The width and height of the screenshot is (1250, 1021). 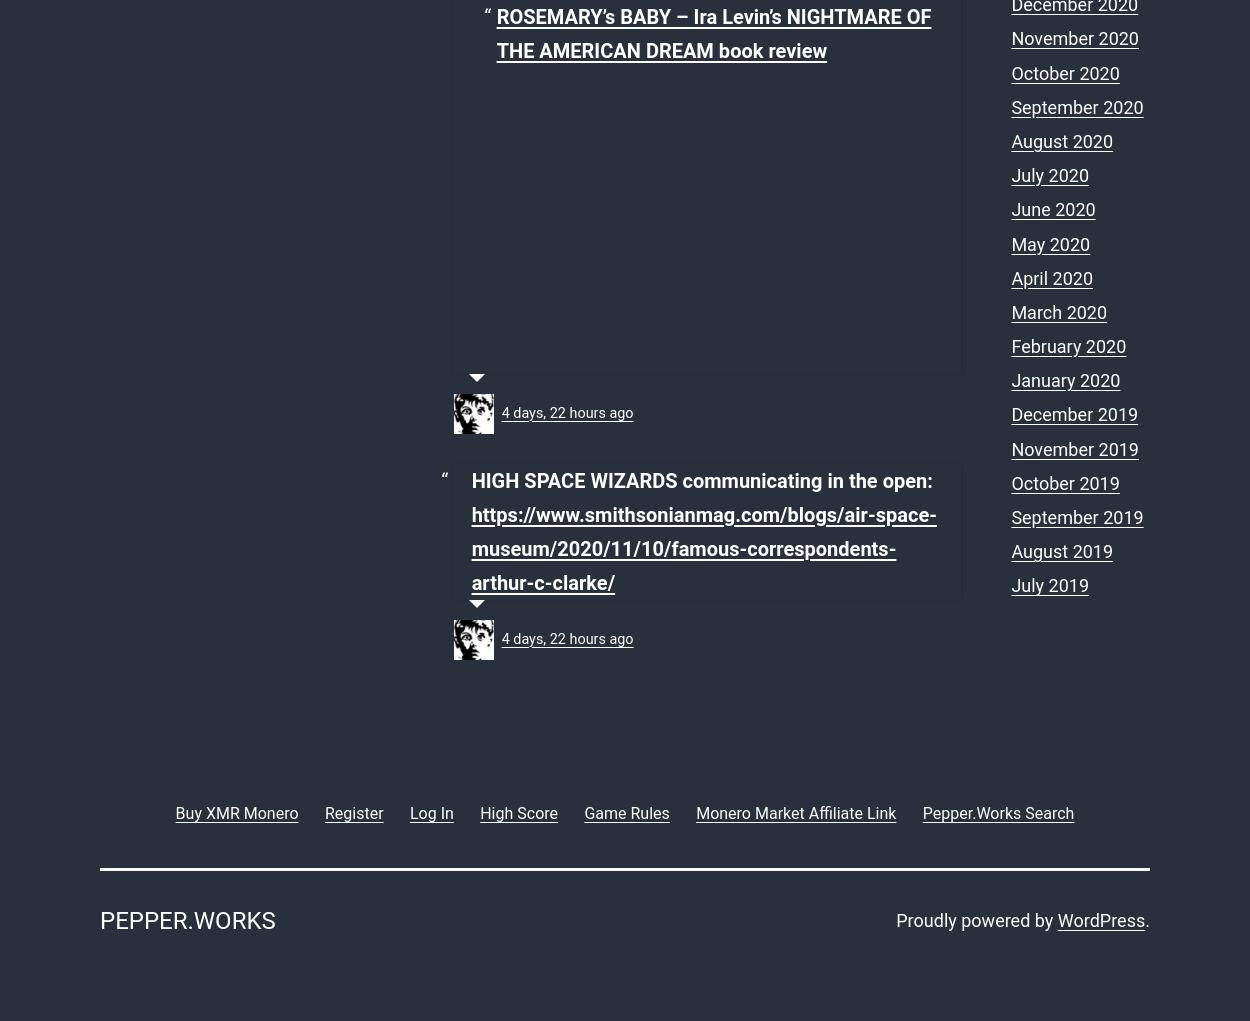 What do you see at coordinates (1050, 242) in the screenshot?
I see `'May 2020'` at bounding box center [1050, 242].